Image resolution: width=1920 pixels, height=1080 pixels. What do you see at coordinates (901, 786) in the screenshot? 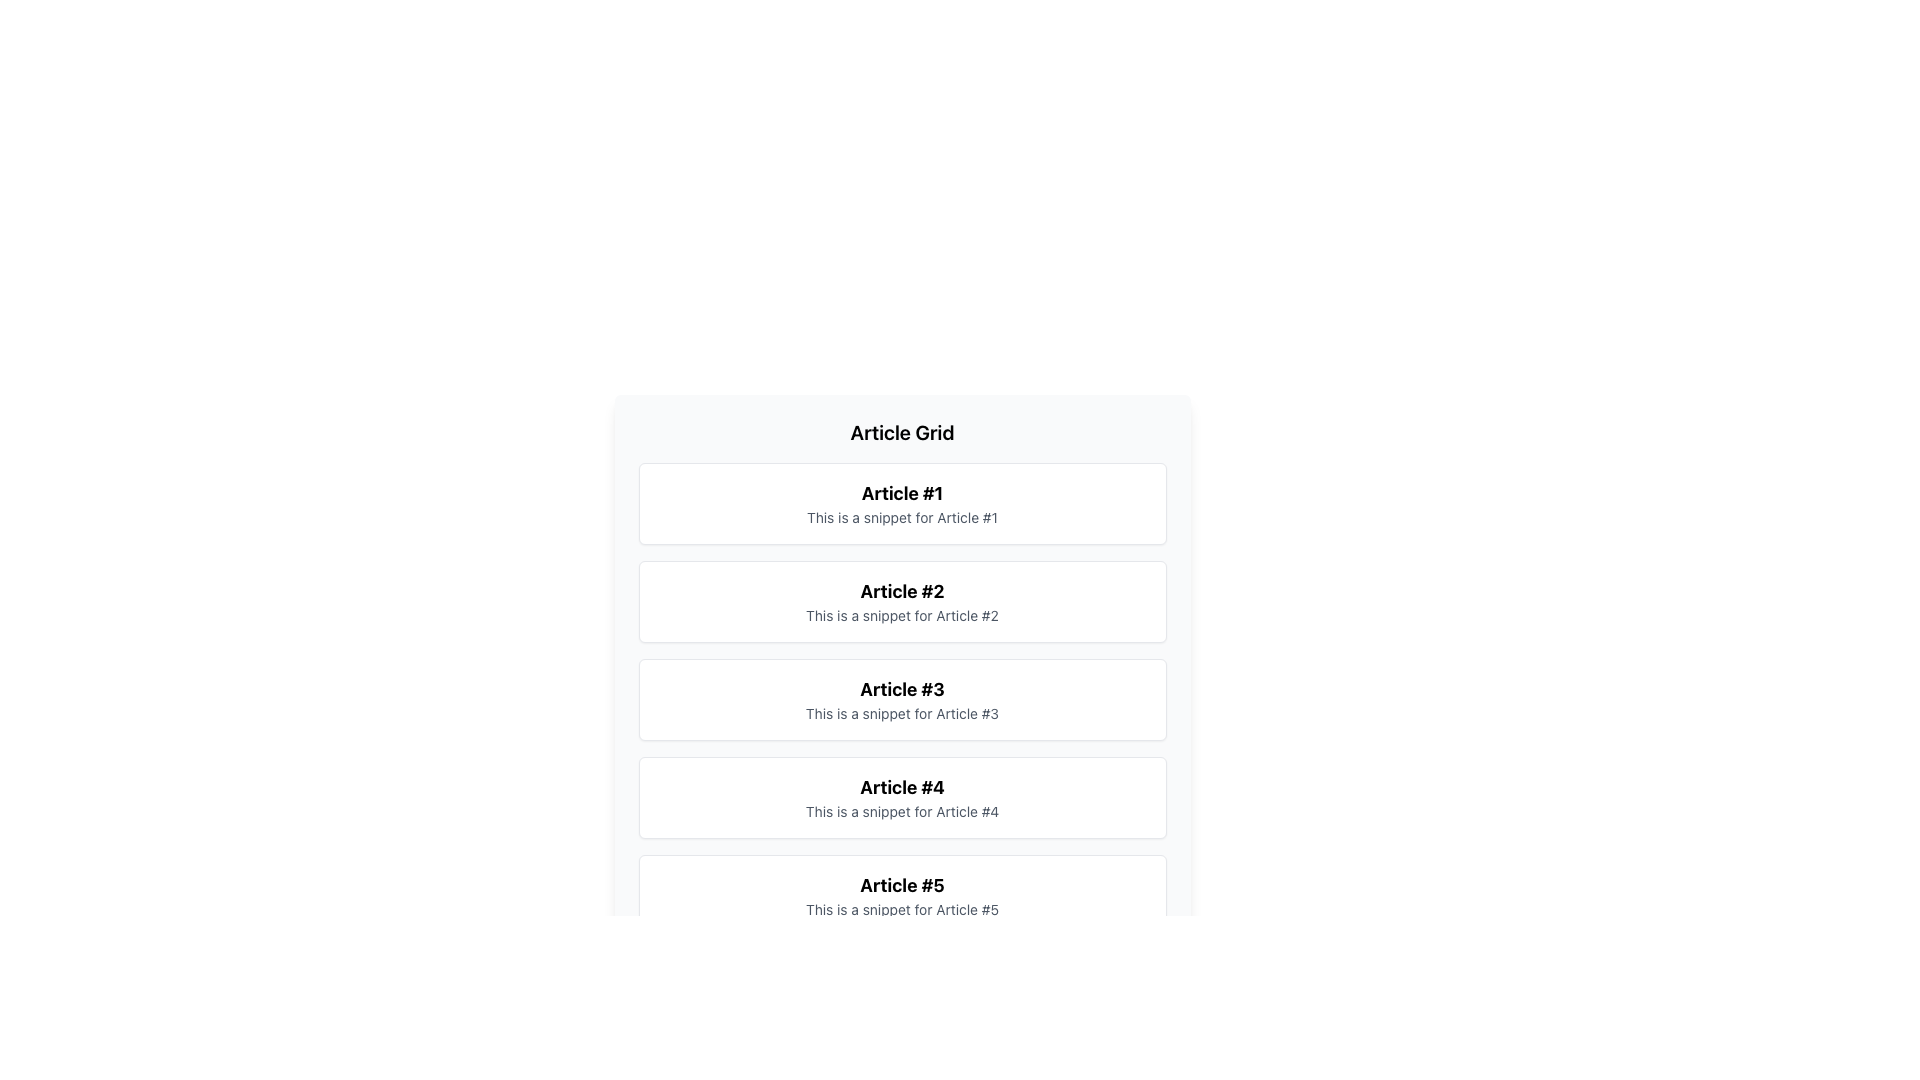
I see `the title text of the fourth article card in the vertically stacked list, which serves as the identifier for the article` at bounding box center [901, 786].